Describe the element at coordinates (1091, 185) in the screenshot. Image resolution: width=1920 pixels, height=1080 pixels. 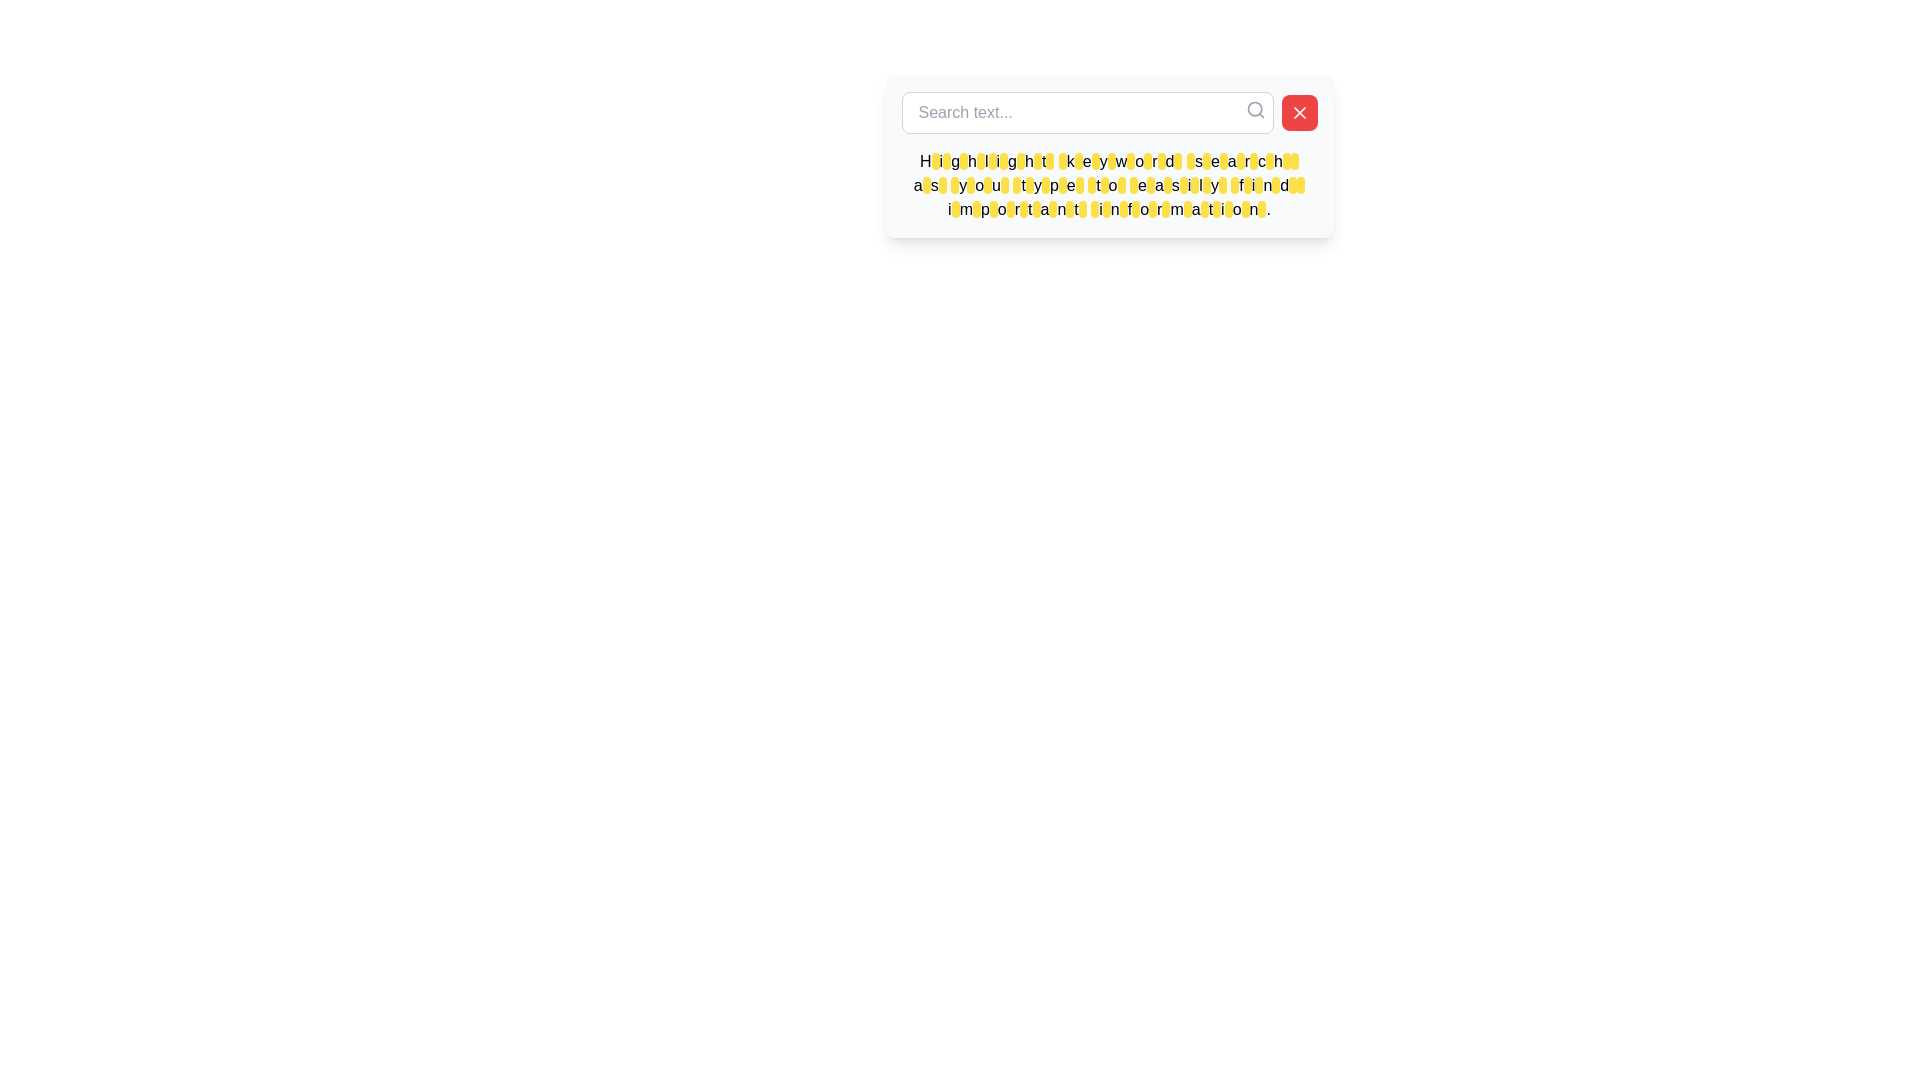
I see `the 12th highlighted segment within the text 'Highlight keyword search as you type to easily find important information.'` at that location.